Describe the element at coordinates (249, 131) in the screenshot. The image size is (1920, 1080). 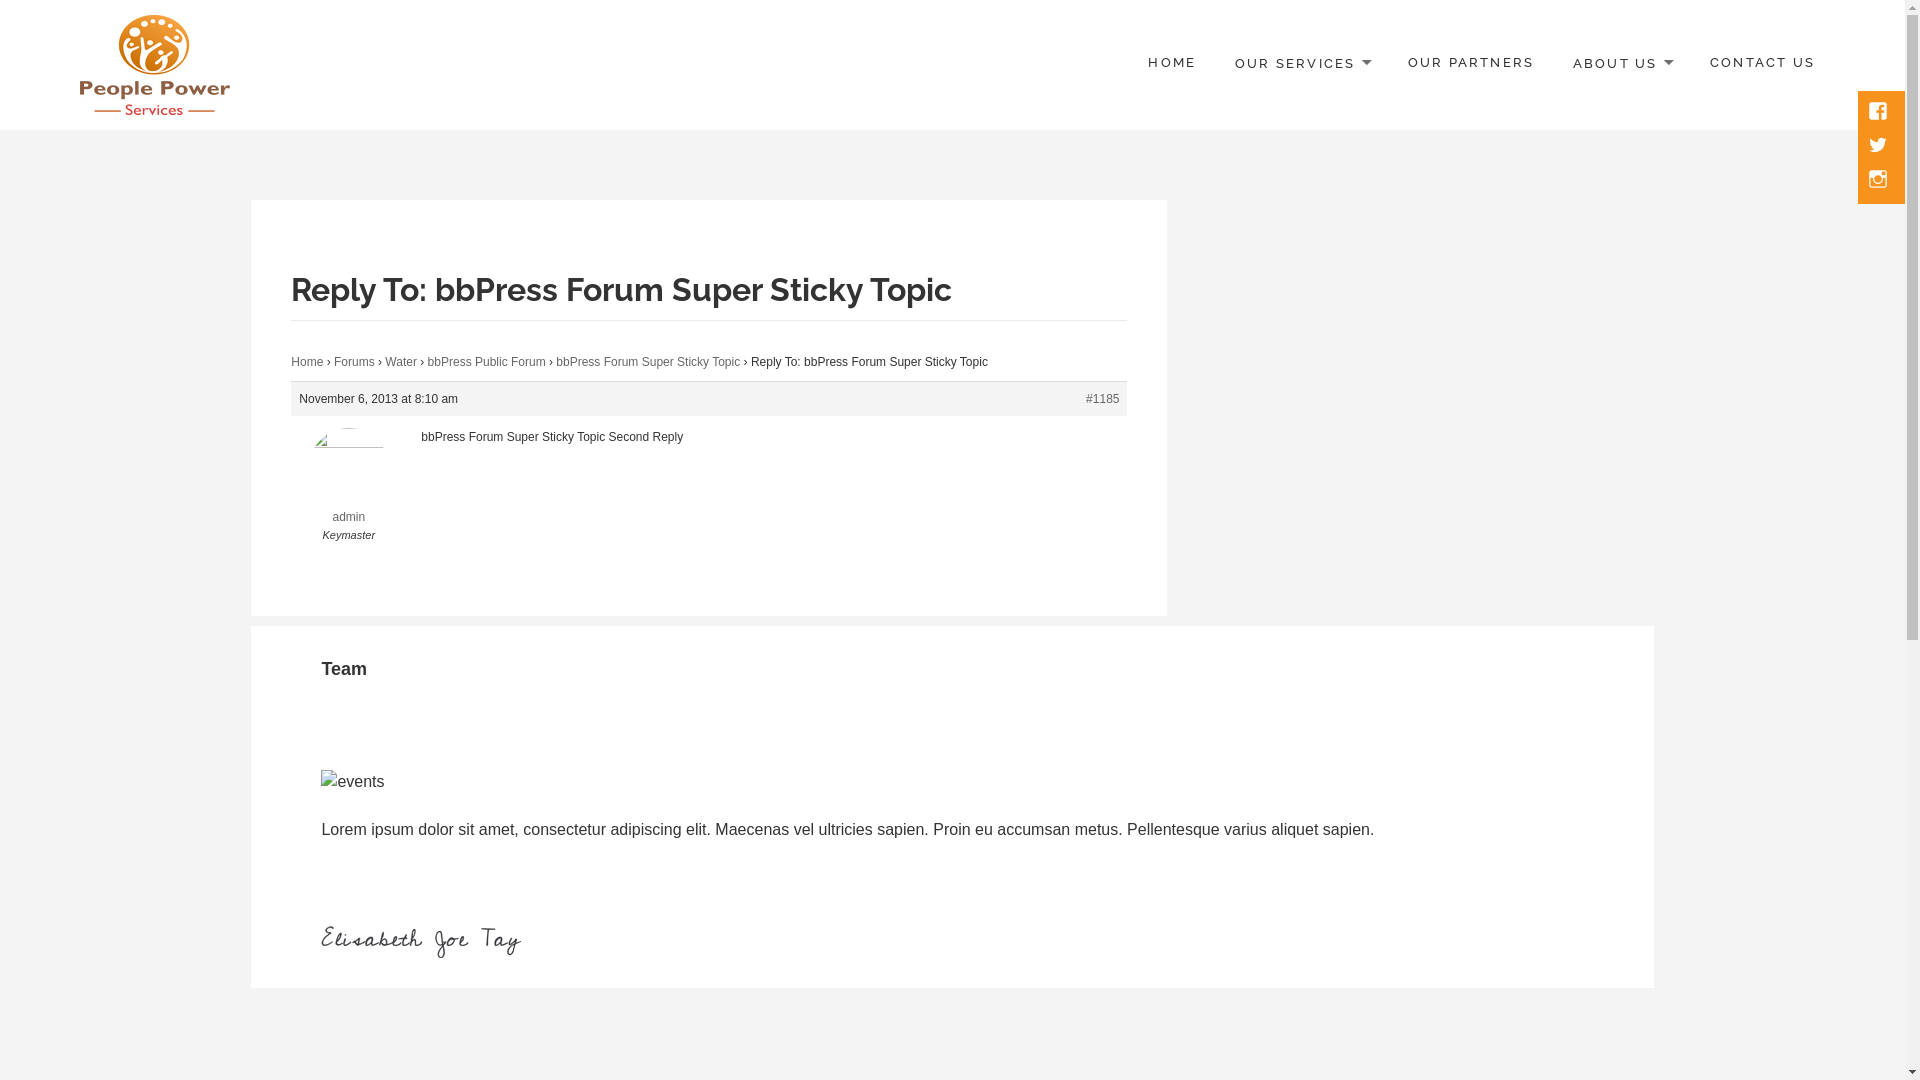
I see `'People Power Services Ltd'` at that location.